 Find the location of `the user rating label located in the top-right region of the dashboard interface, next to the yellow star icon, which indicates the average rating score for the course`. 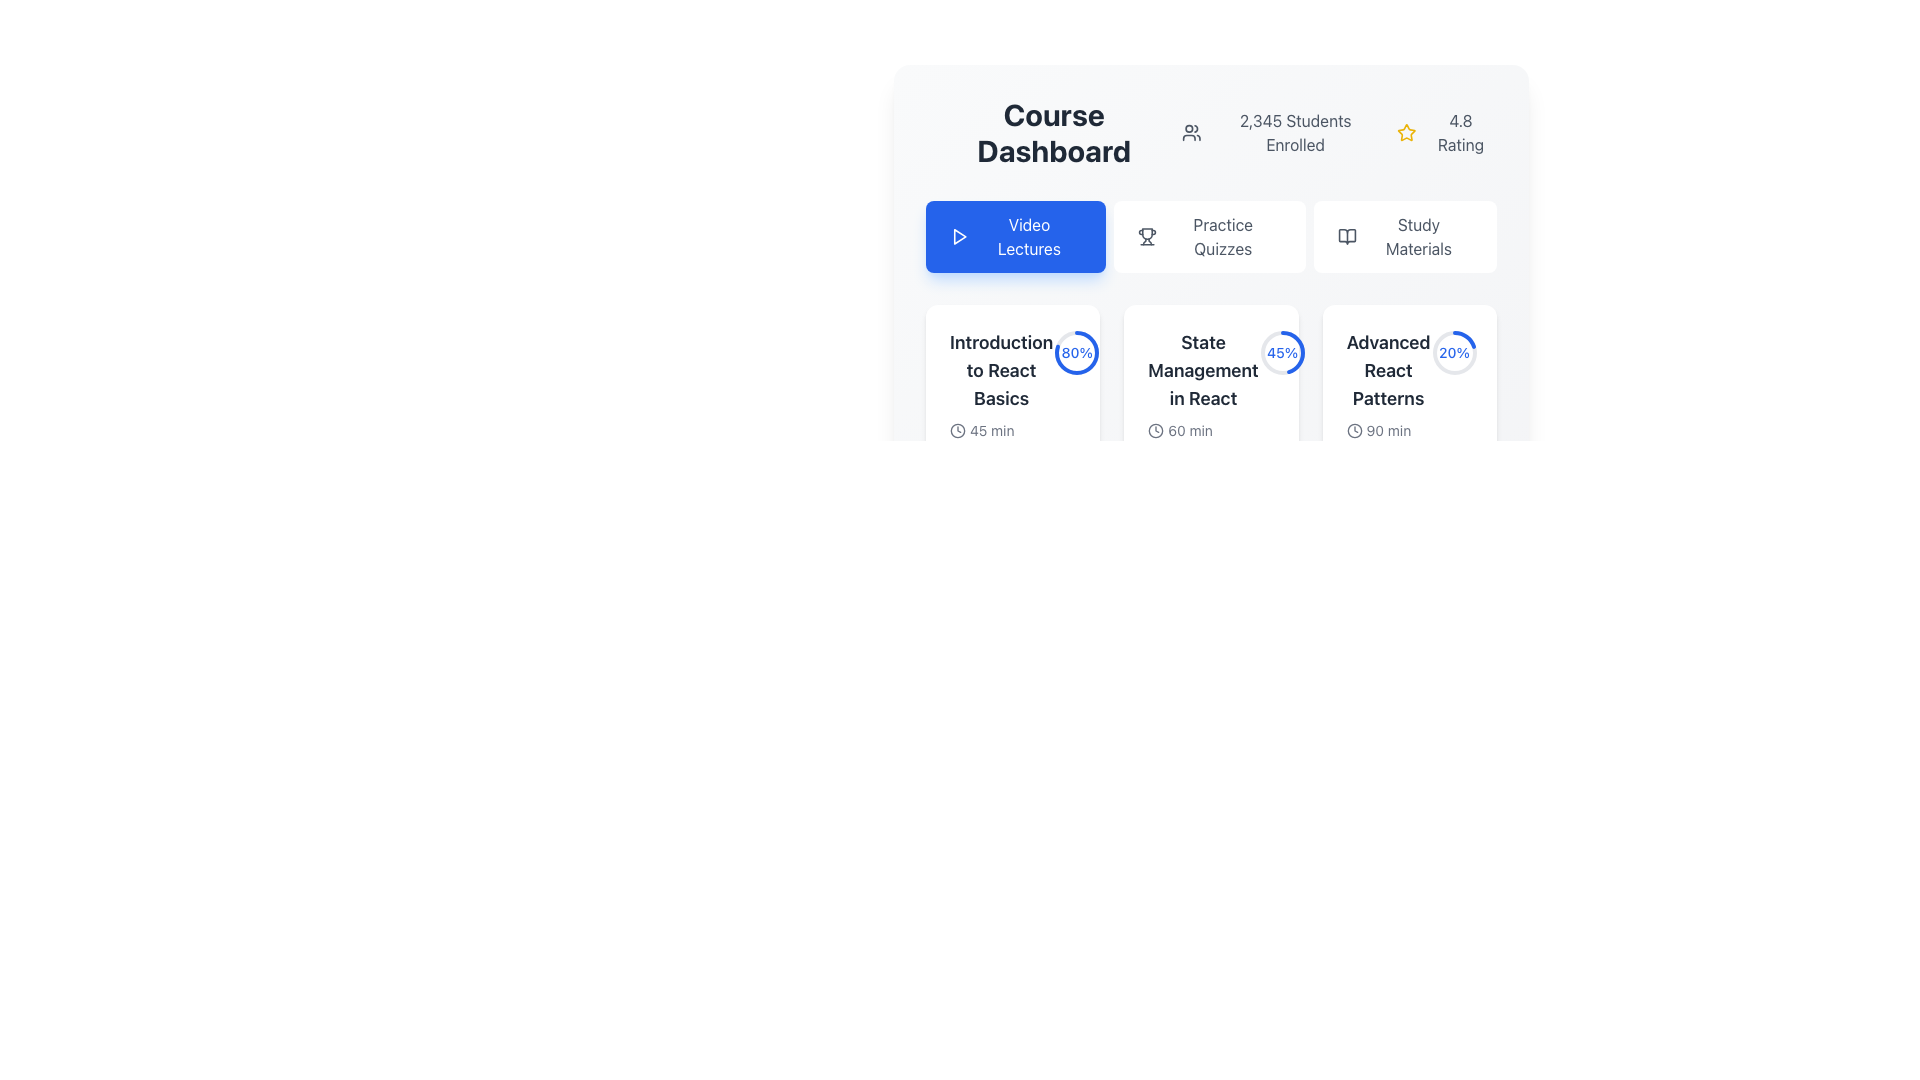

the user rating label located in the top-right region of the dashboard interface, next to the yellow star icon, which indicates the average rating score for the course is located at coordinates (1460, 132).